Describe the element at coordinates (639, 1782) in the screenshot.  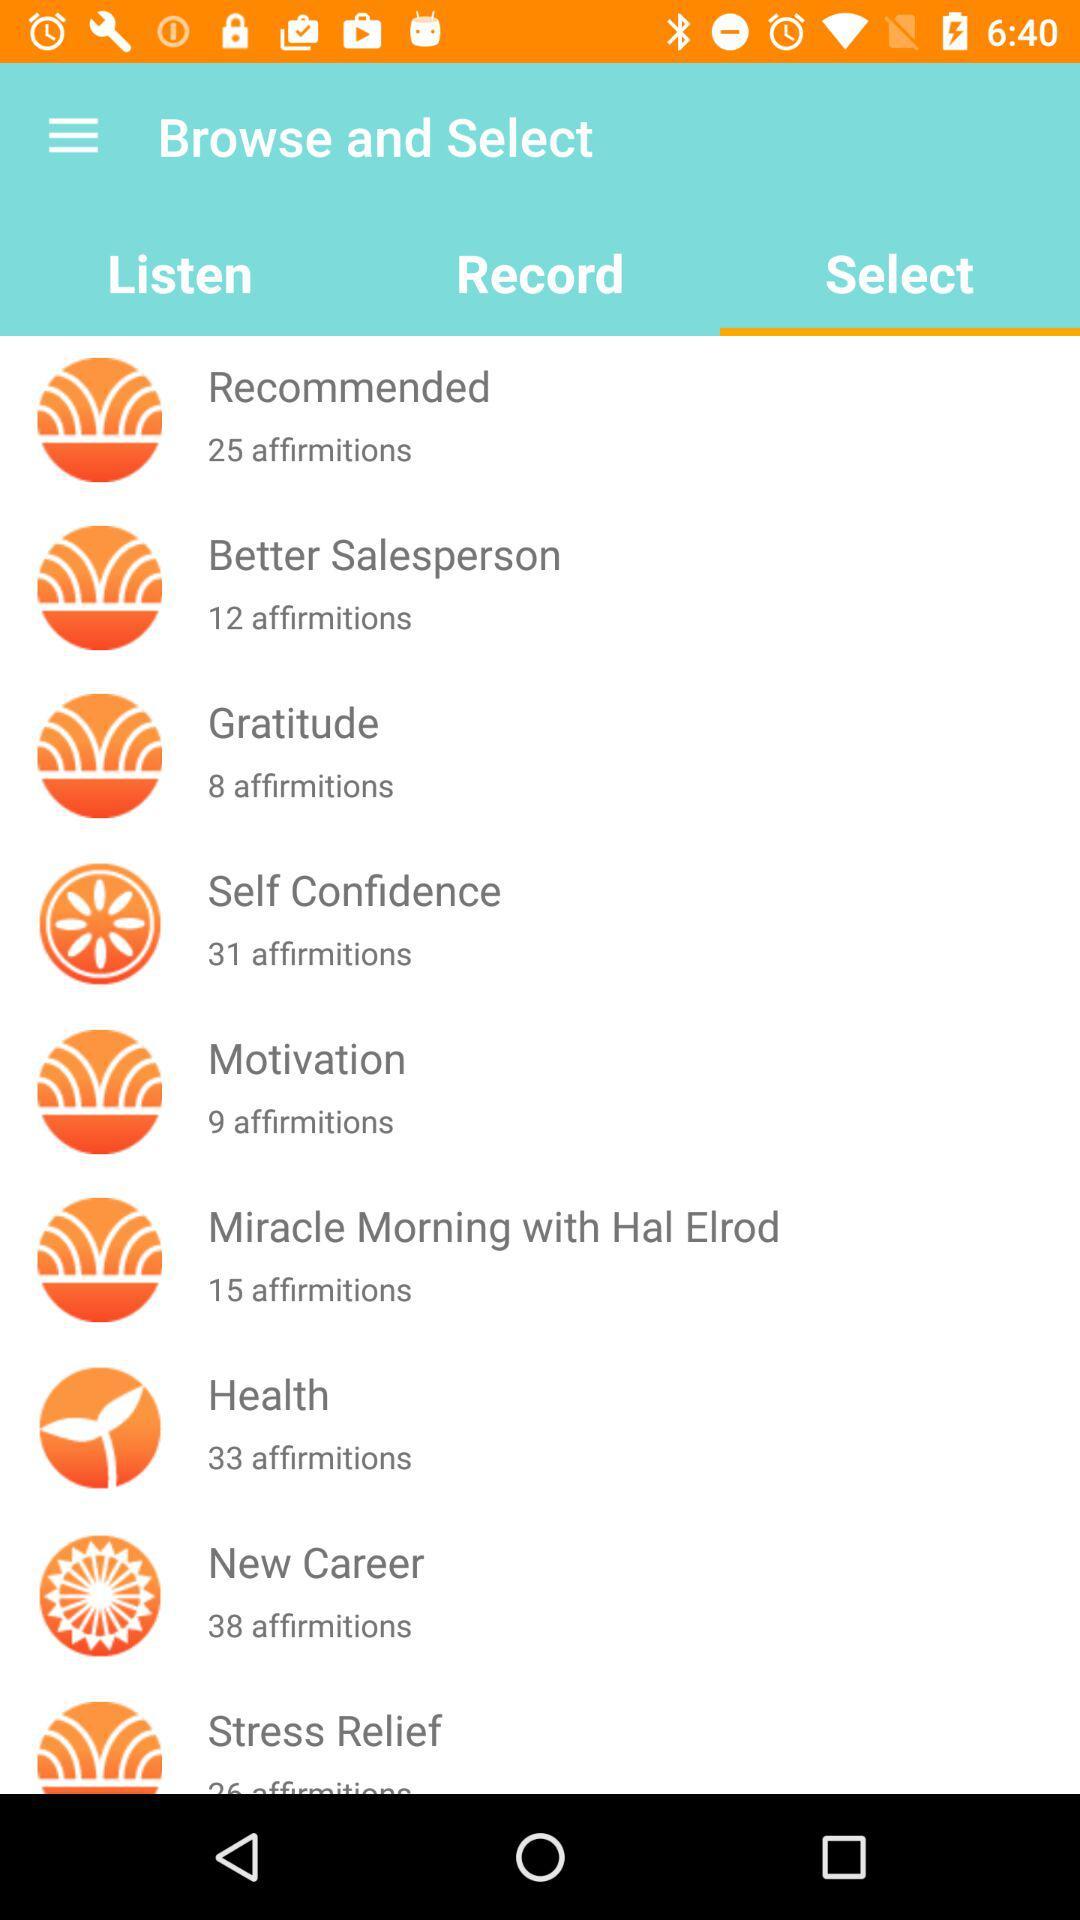
I see `26 affirmitions icon` at that location.